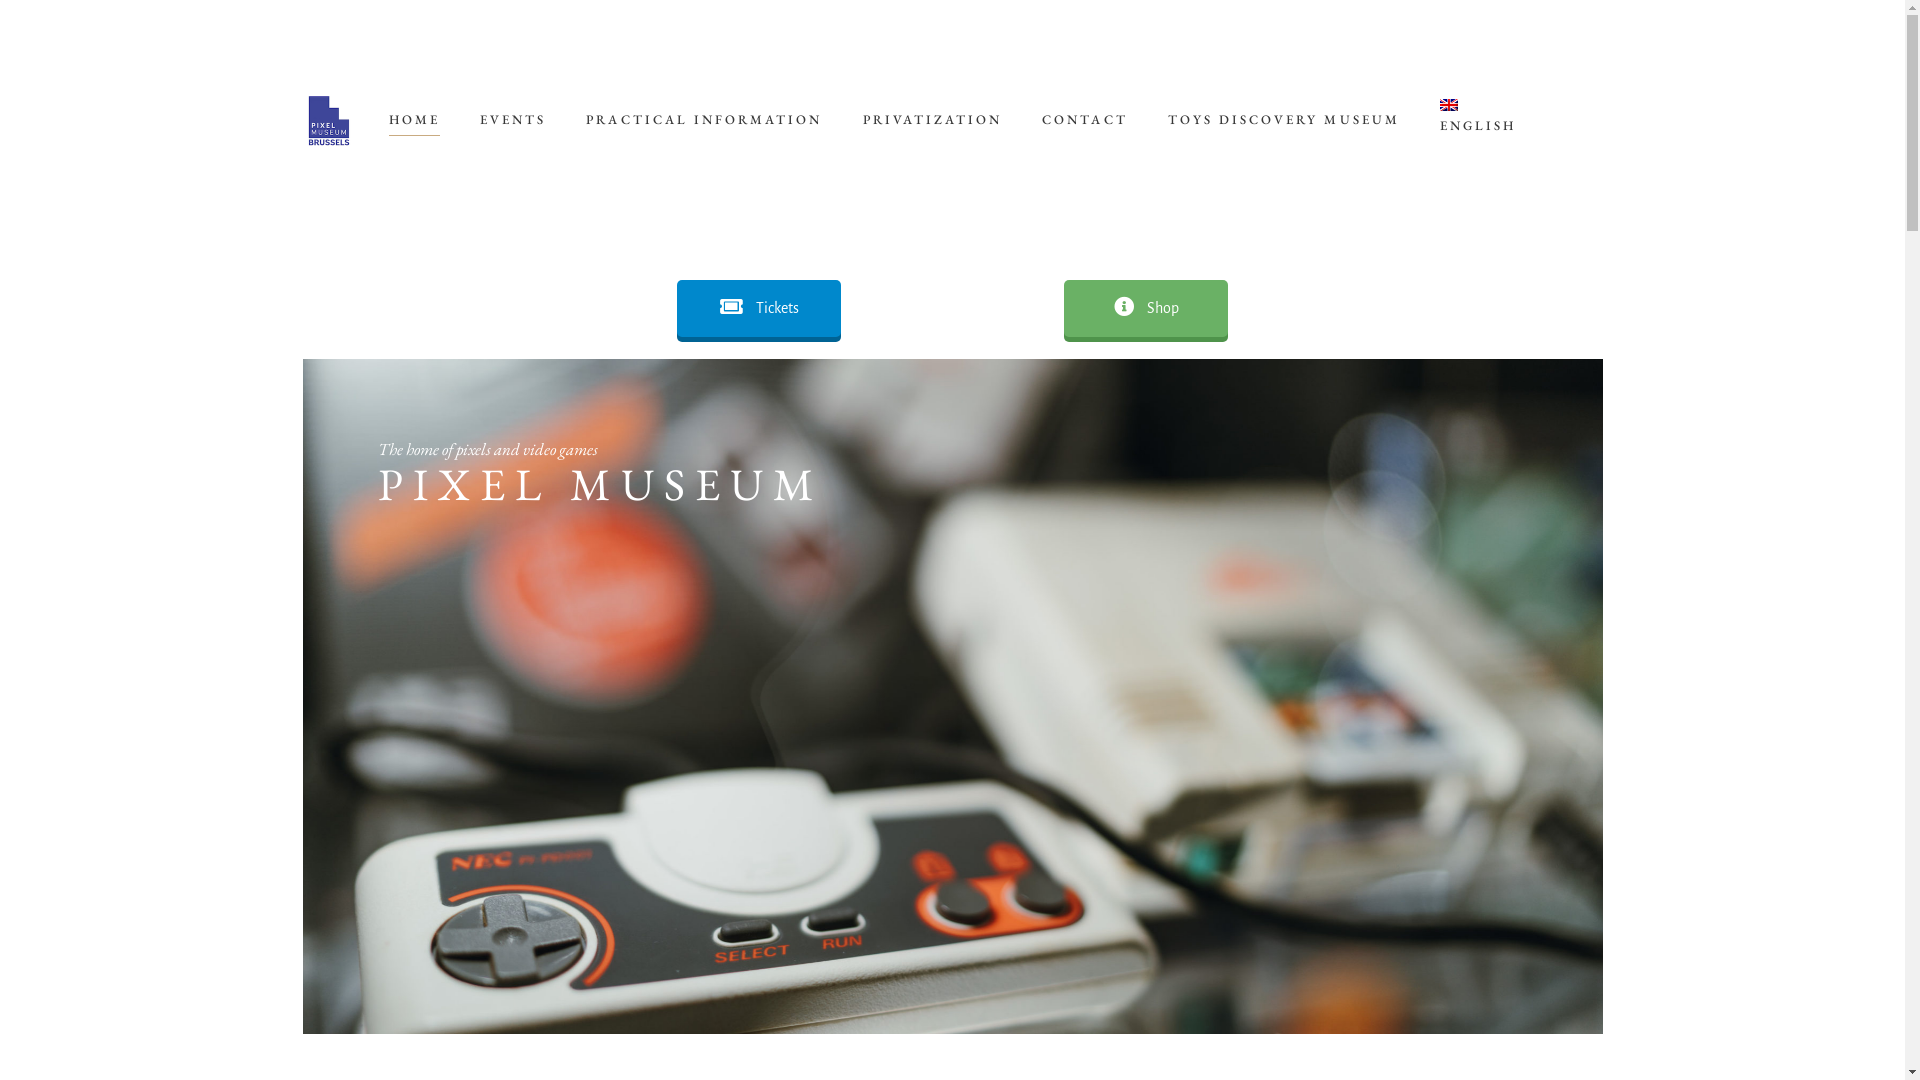 The width and height of the screenshot is (1920, 1080). I want to click on 'EVENTS', so click(513, 119).